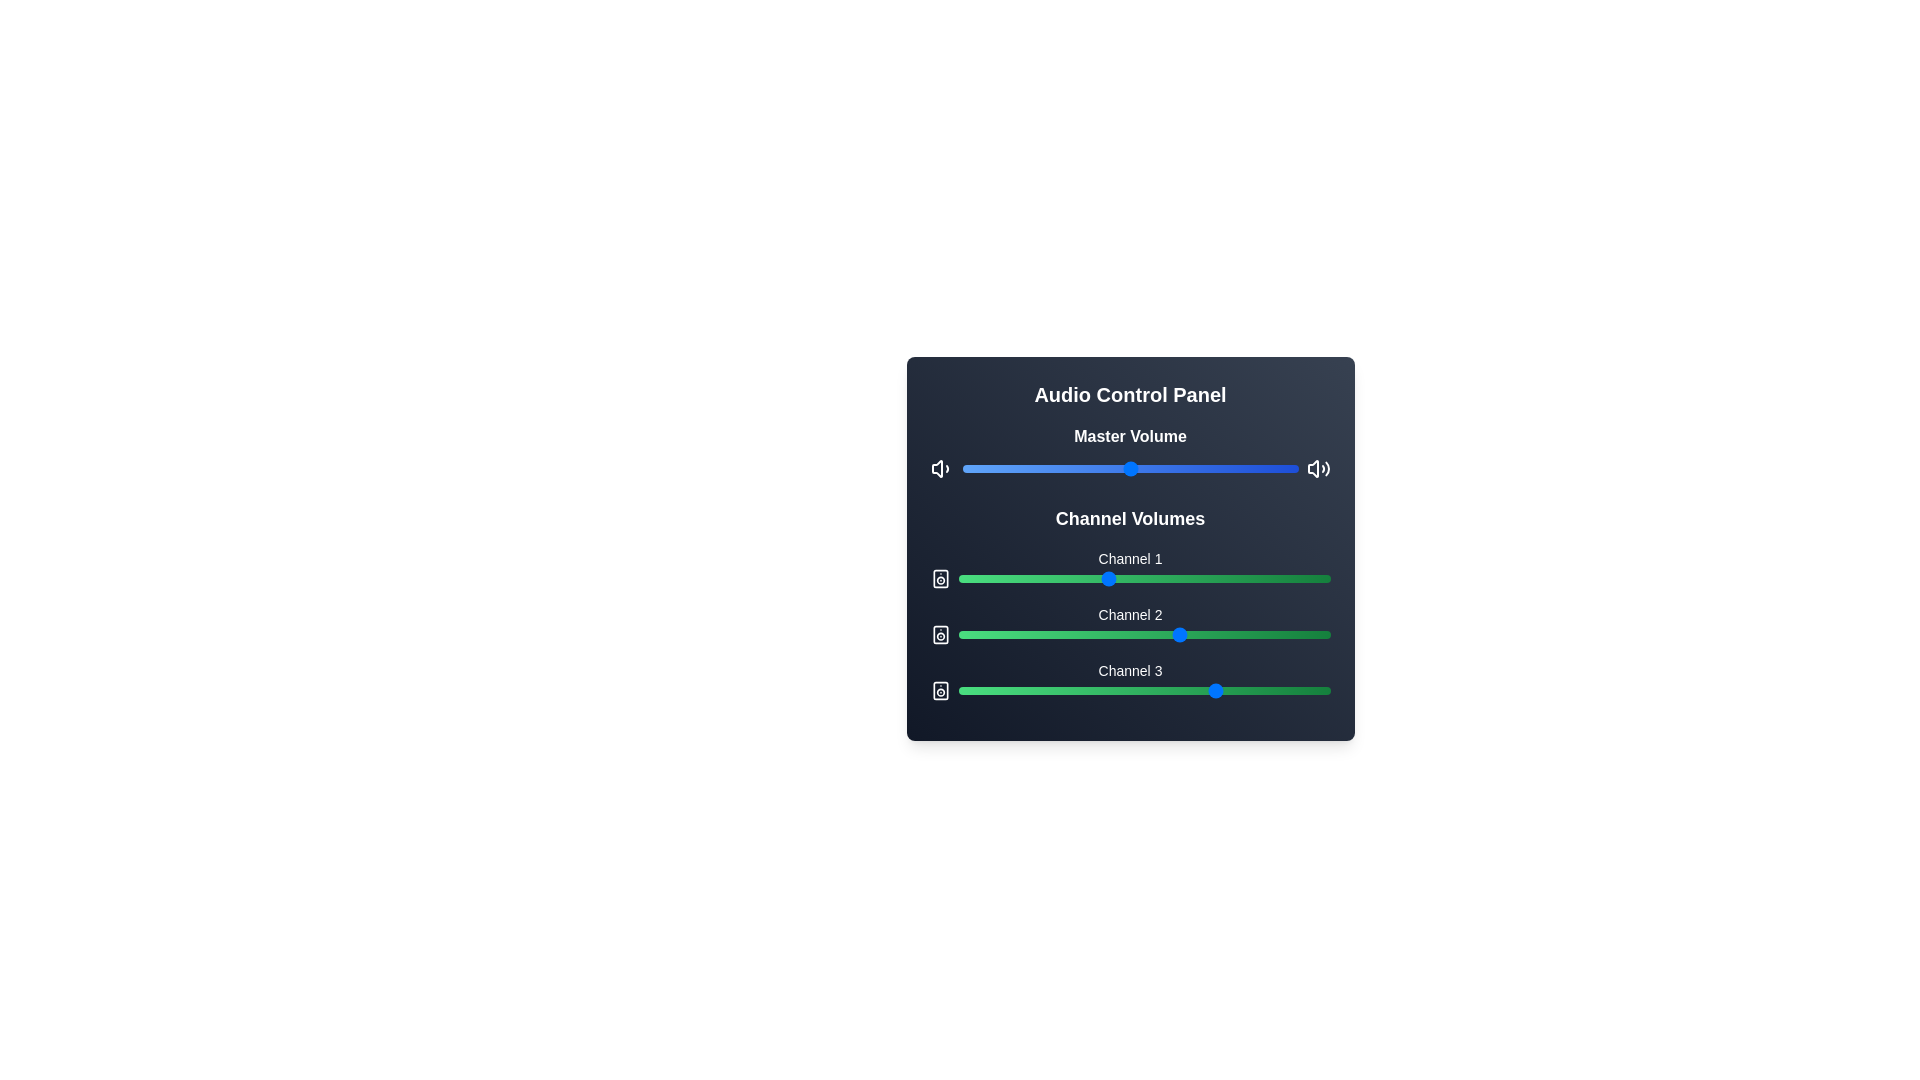  What do you see at coordinates (1021, 689) in the screenshot?
I see `the slider value` at bounding box center [1021, 689].